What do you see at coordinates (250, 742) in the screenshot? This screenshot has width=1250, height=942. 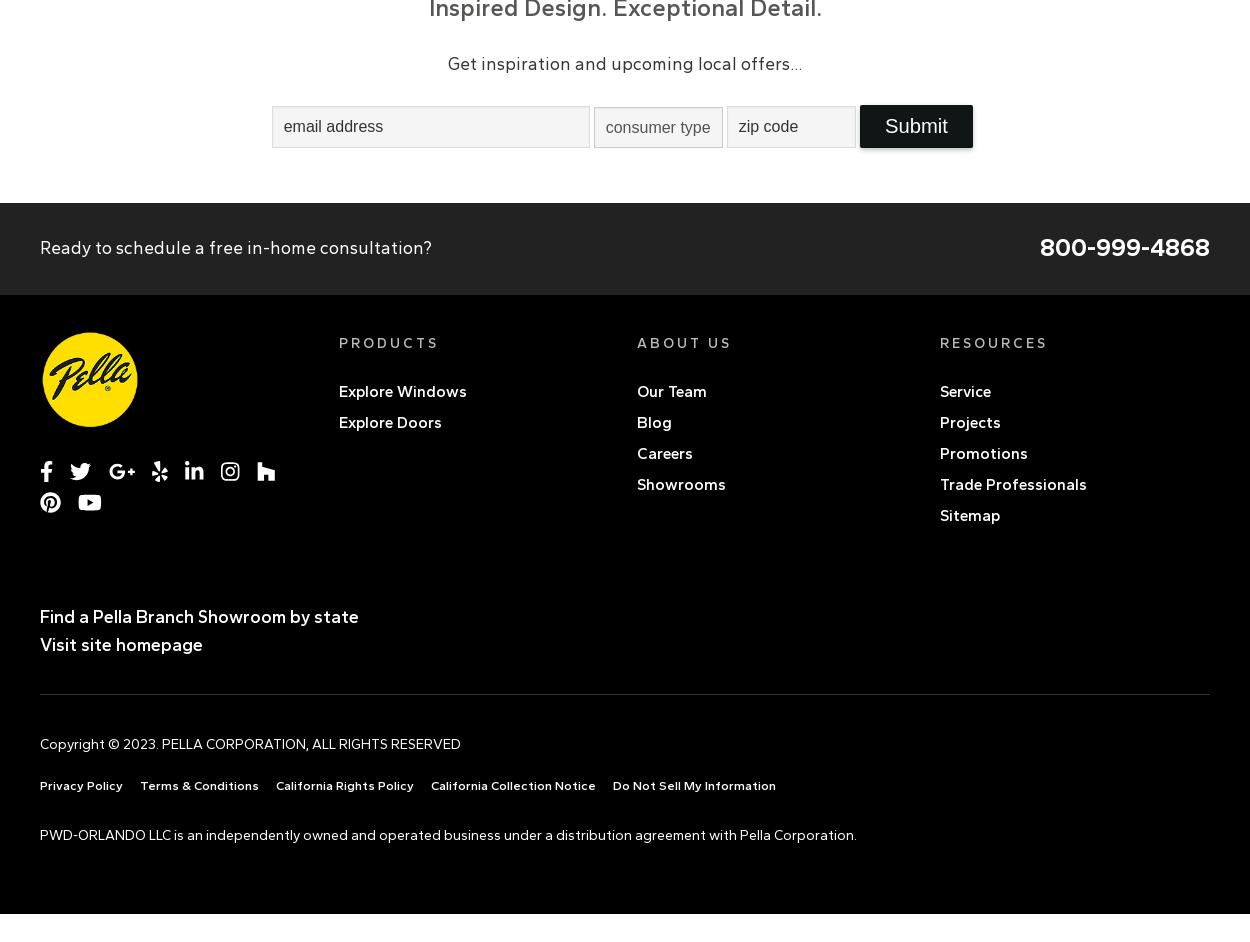 I see `'Copyright © 2023. PELLA CORPORATION, ALL RIGHTS RESERVED'` at bounding box center [250, 742].